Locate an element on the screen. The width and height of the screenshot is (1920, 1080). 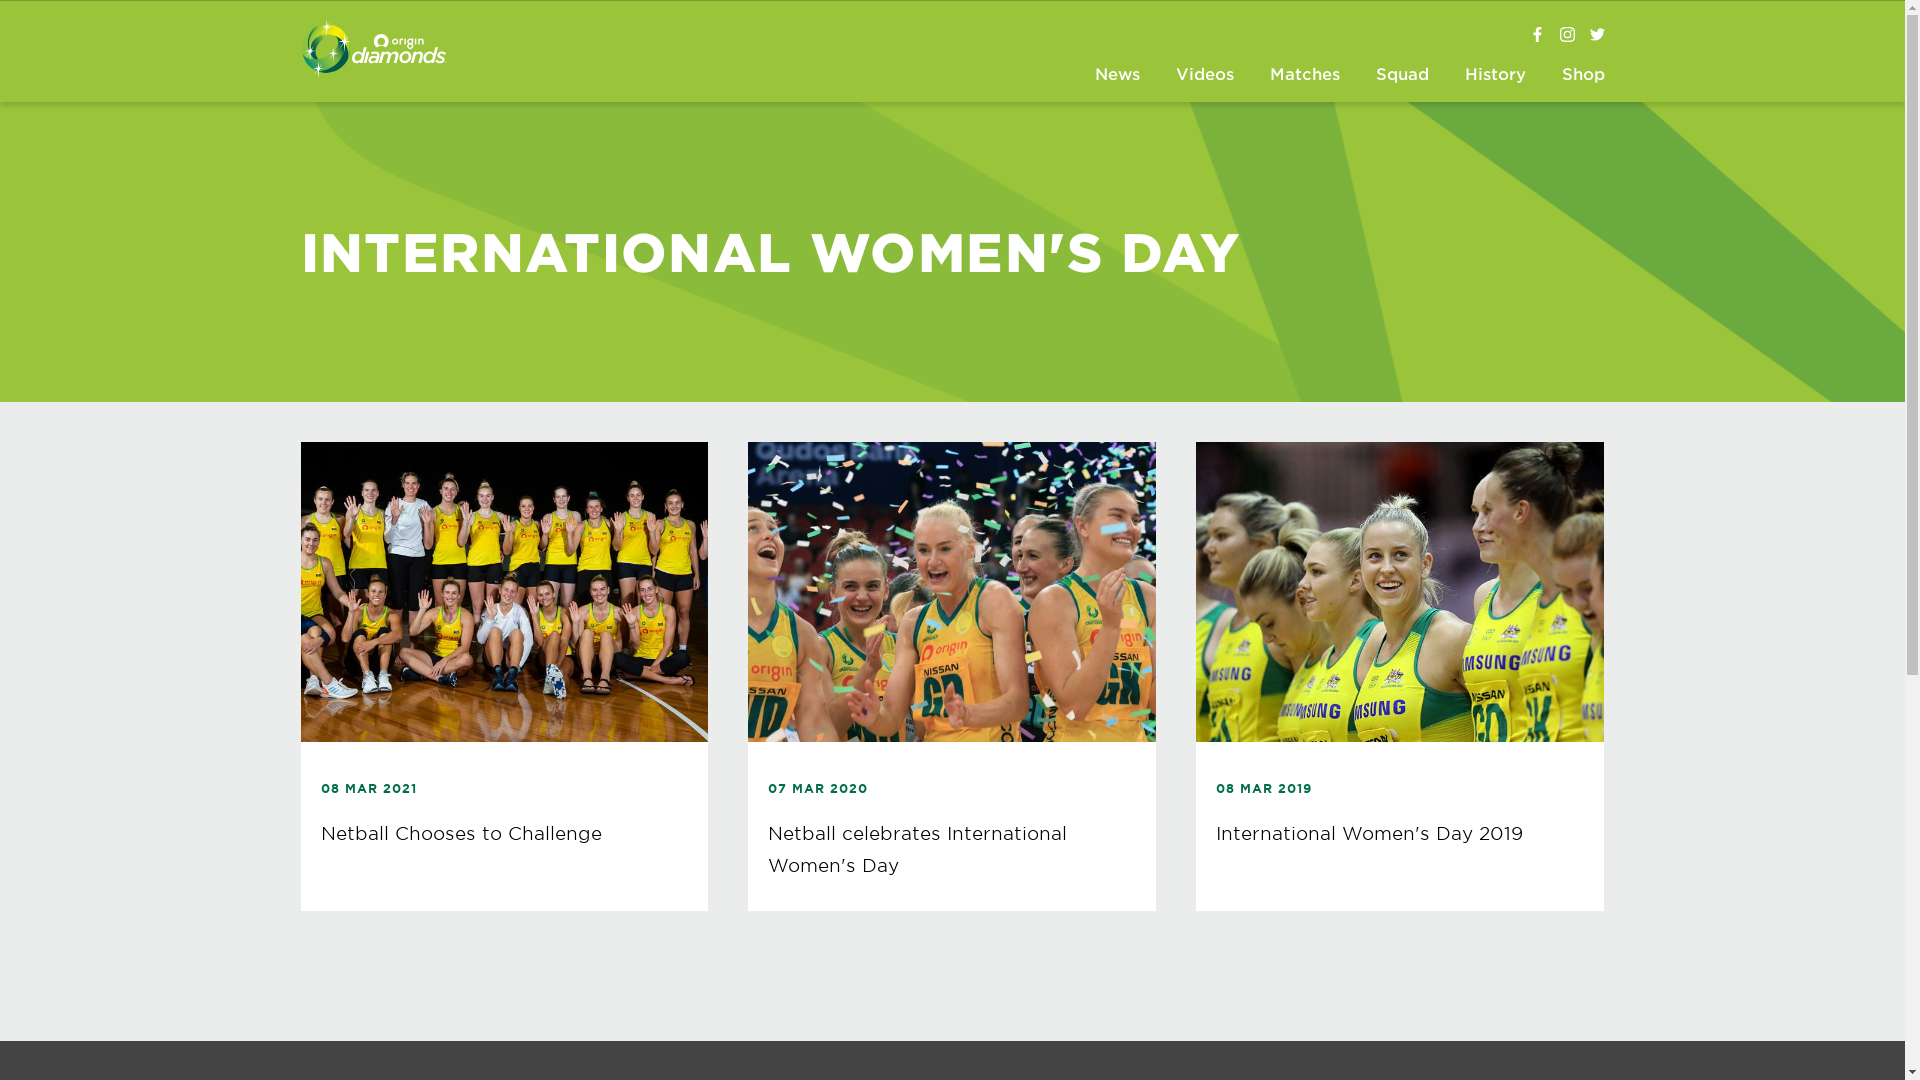
'Videos' is located at coordinates (1203, 75).